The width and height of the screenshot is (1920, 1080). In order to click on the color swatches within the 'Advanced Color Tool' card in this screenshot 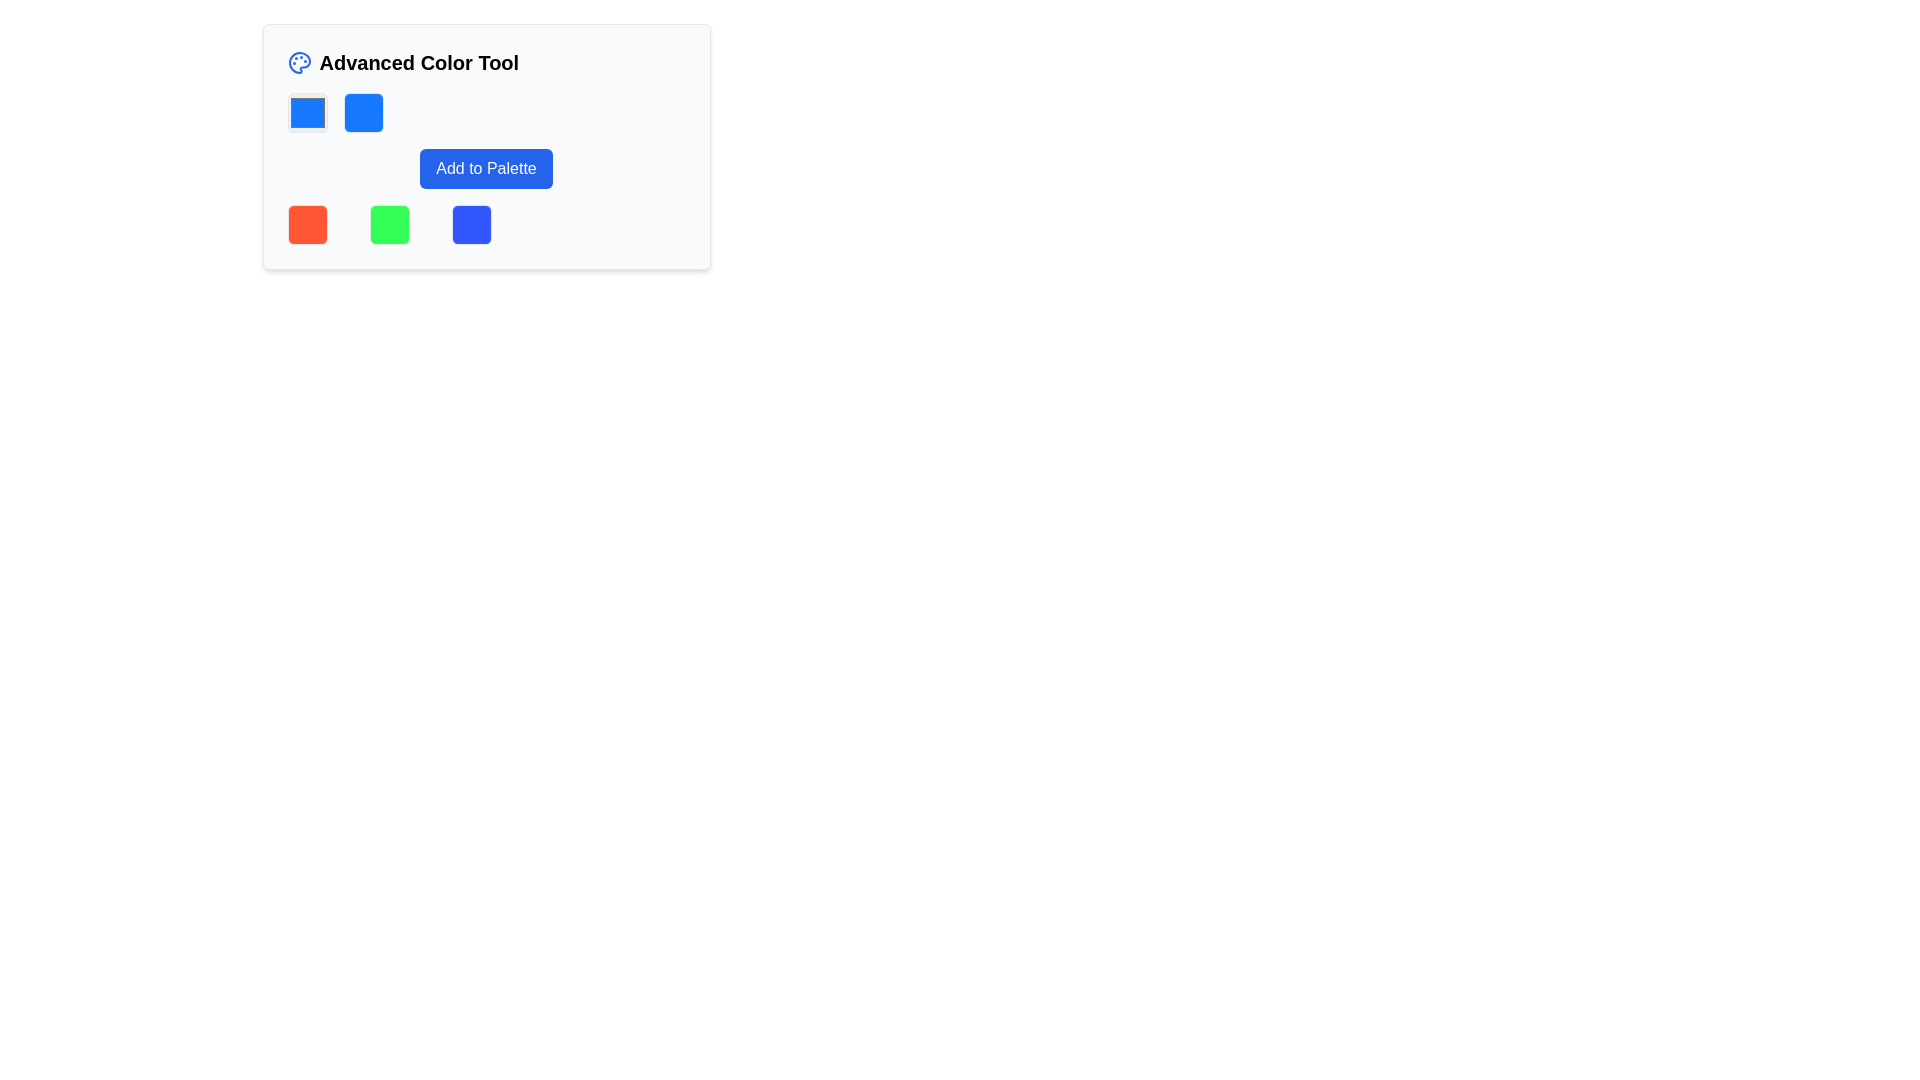, I will do `click(486, 145)`.